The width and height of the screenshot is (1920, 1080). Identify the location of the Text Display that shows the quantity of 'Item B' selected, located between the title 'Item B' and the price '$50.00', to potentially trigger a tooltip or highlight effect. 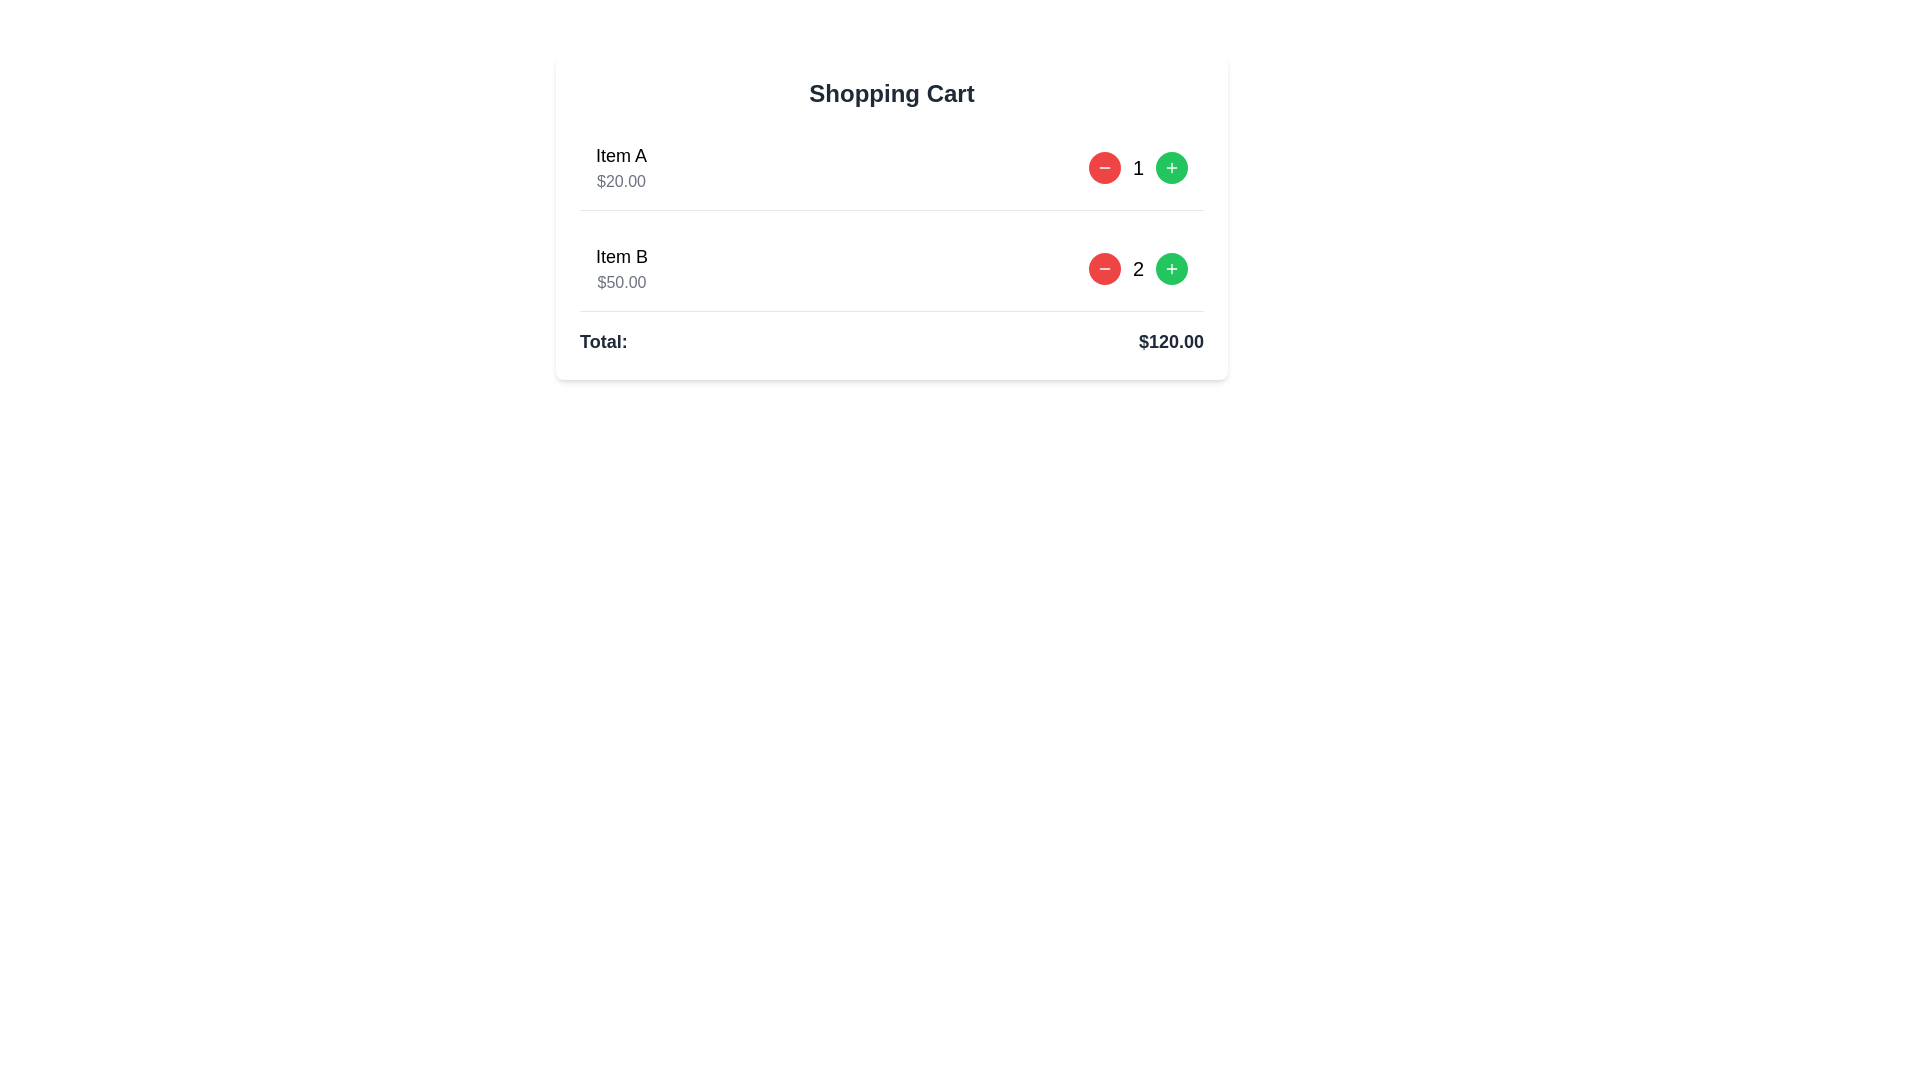
(1138, 268).